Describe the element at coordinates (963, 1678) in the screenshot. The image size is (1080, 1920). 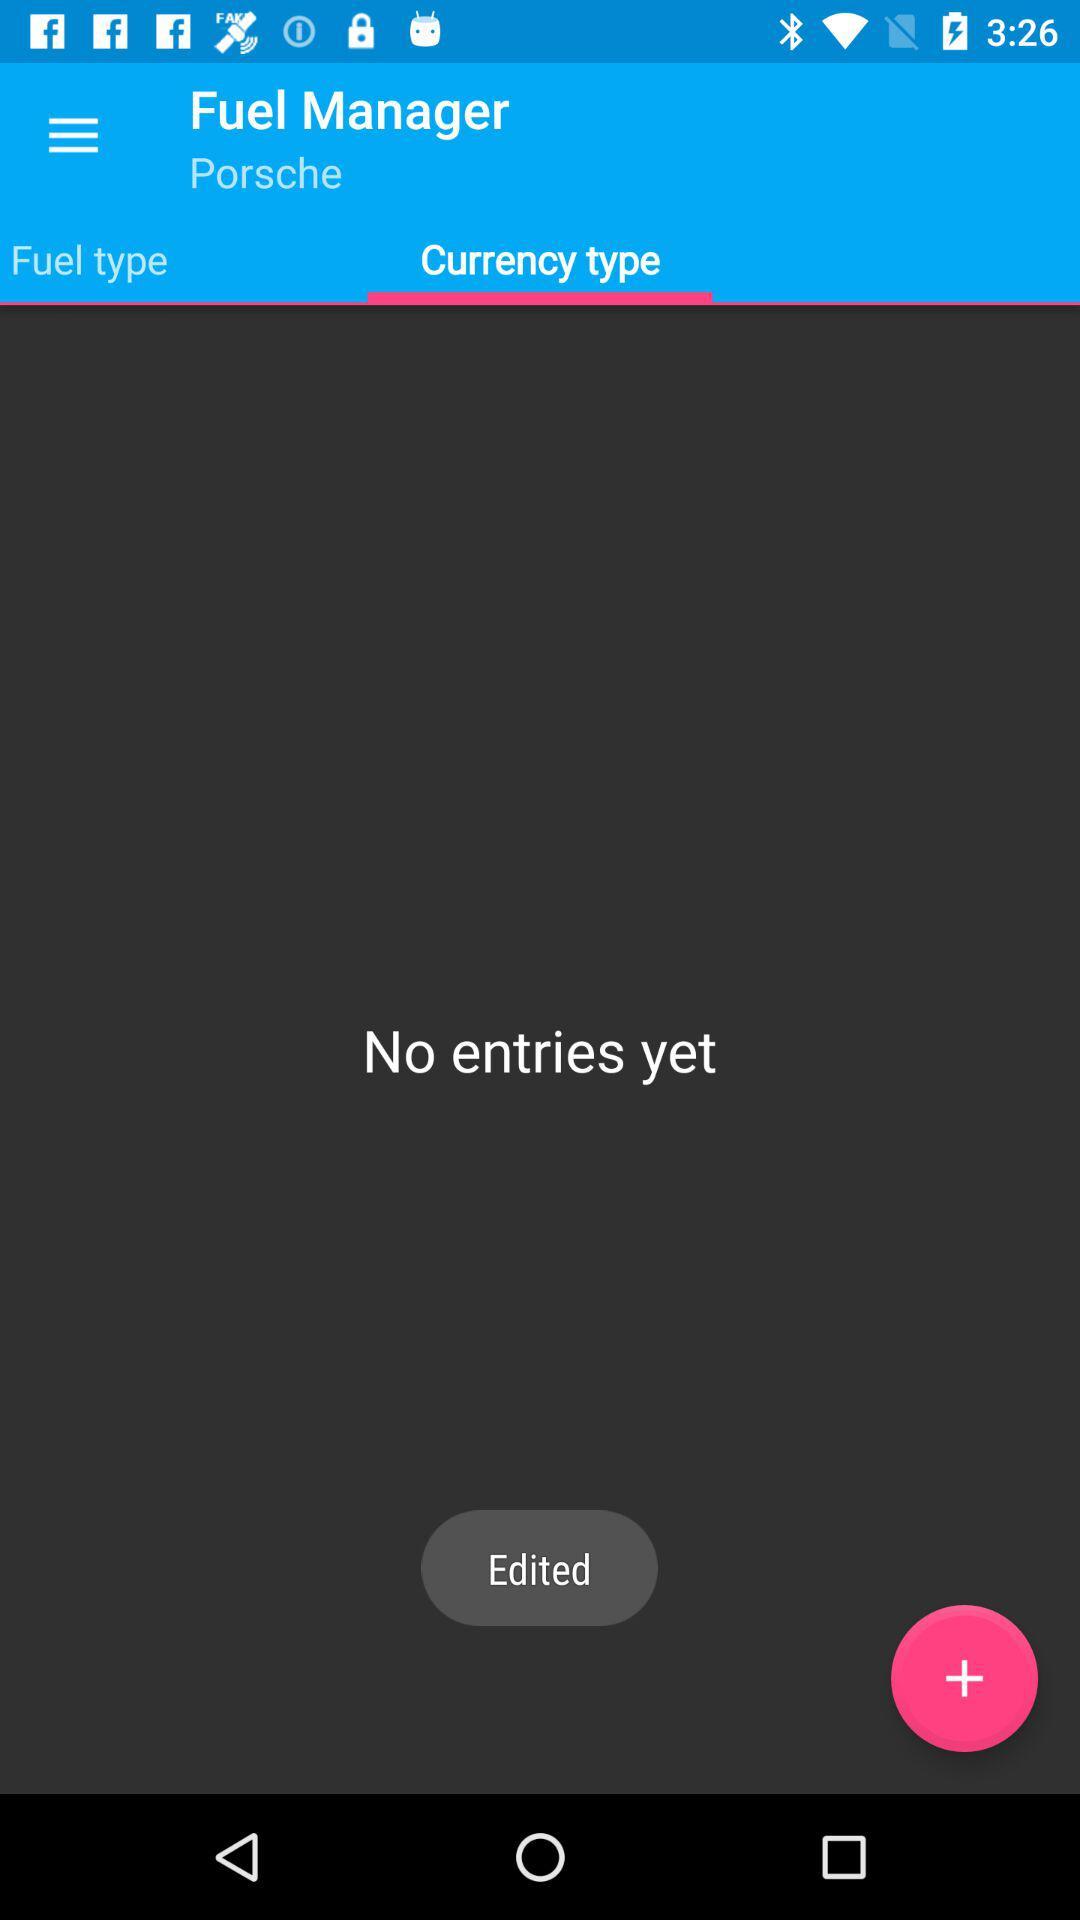
I see `entry` at that location.